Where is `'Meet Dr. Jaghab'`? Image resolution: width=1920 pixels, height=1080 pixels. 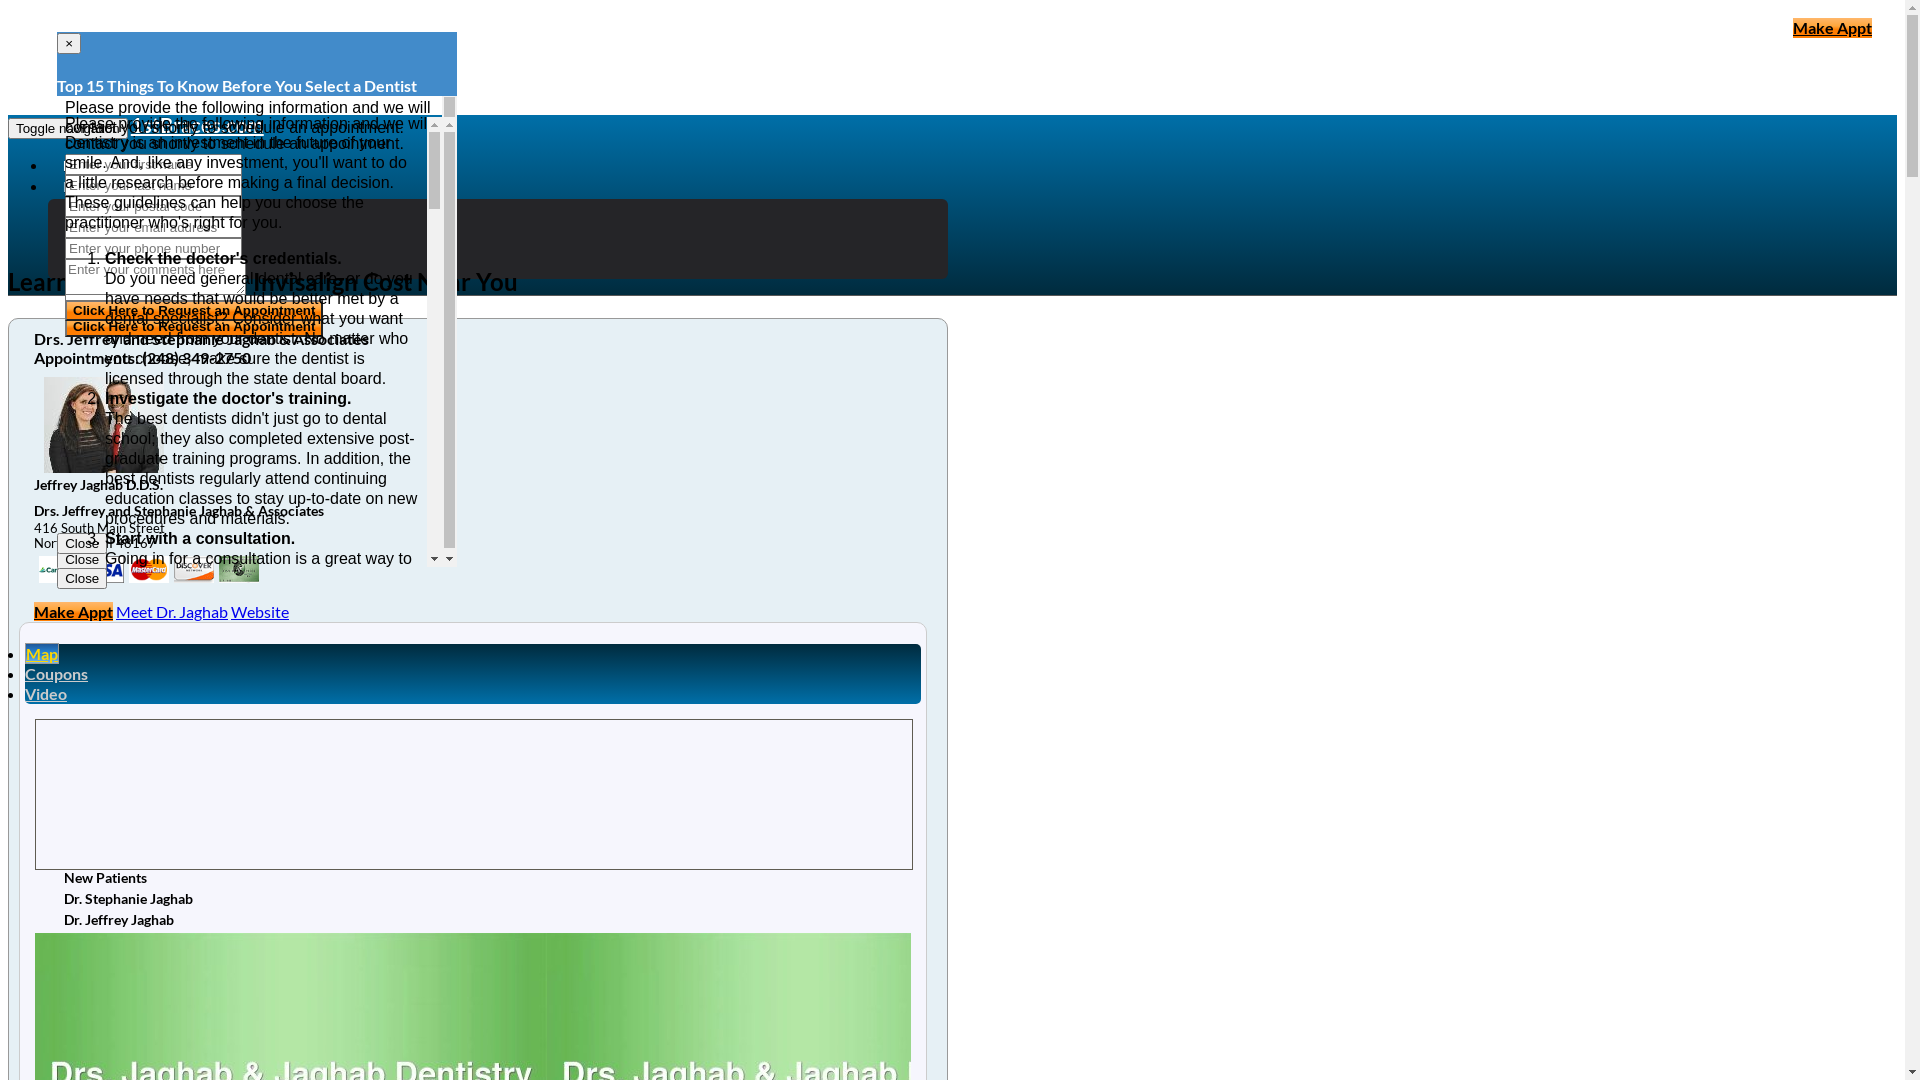
'Meet Dr. Jaghab' is located at coordinates (172, 610).